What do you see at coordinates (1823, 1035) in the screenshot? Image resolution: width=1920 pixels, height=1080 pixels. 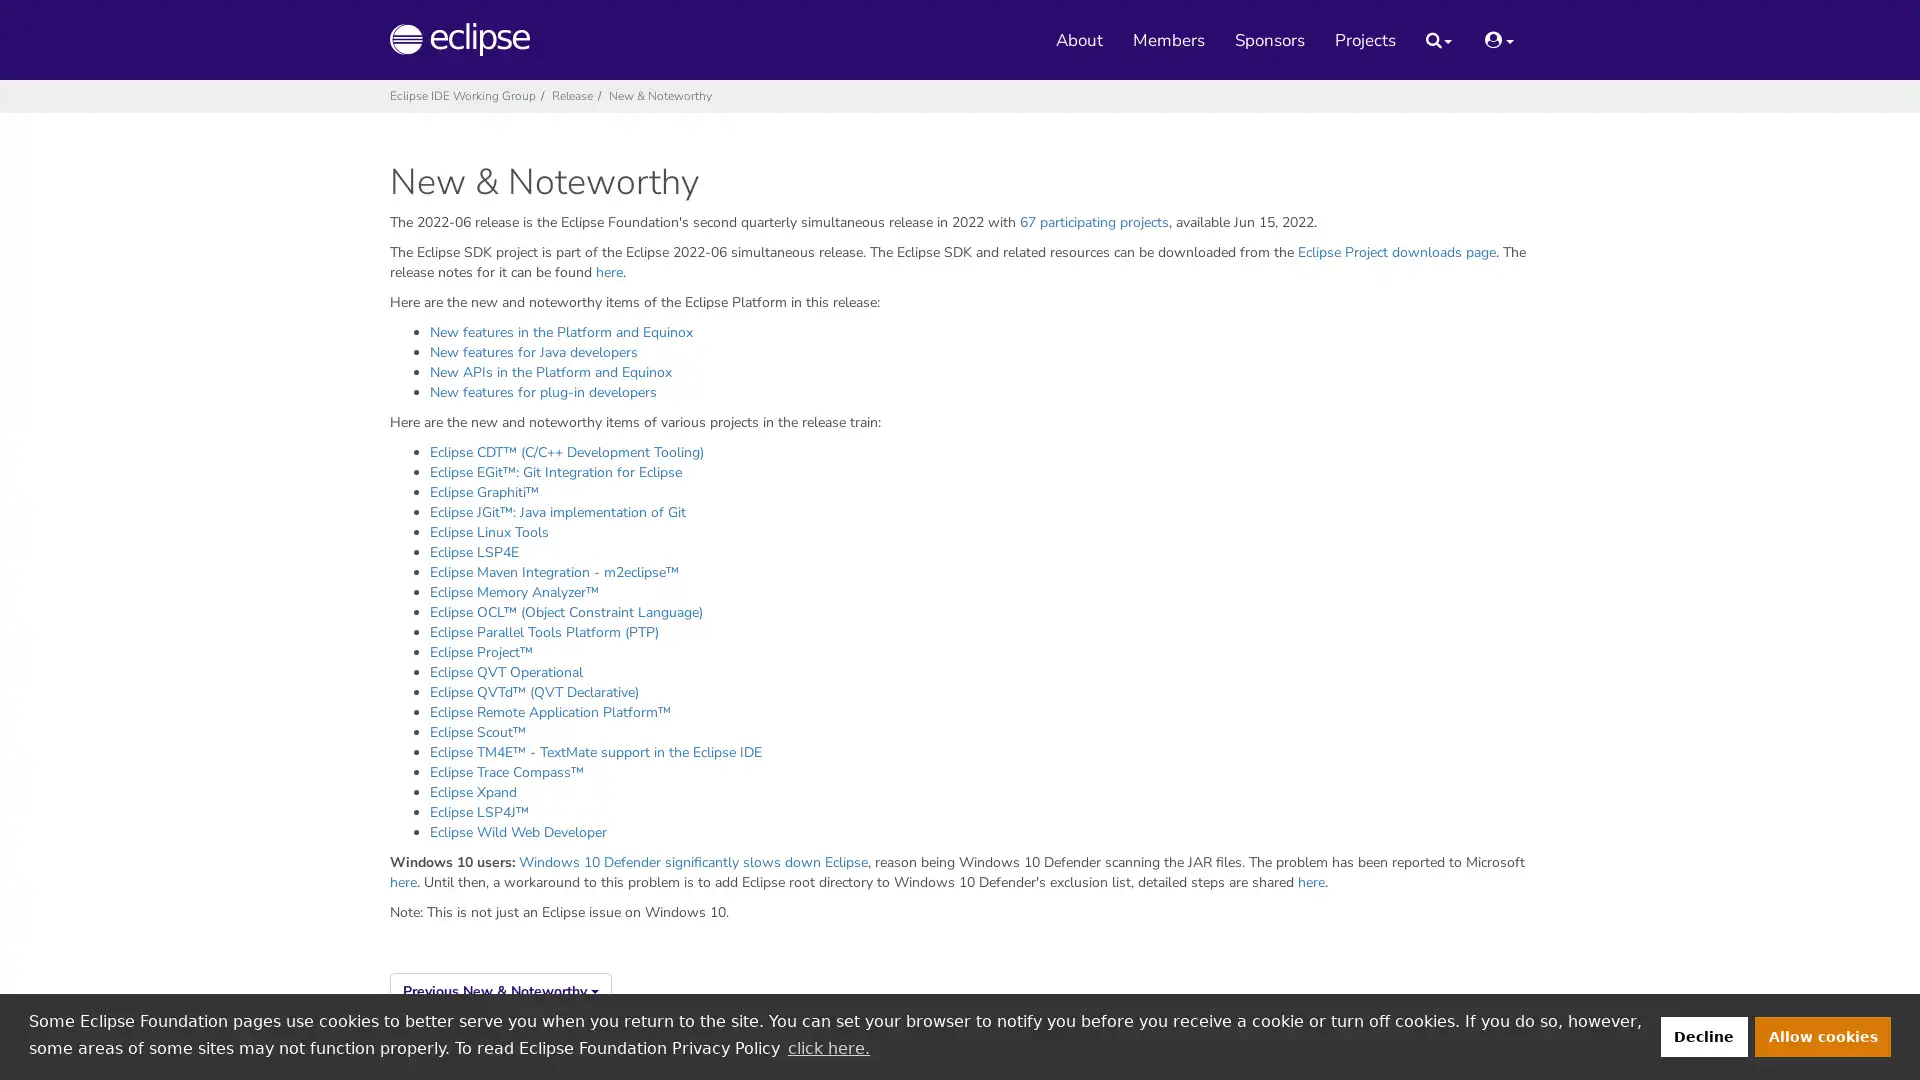 I see `allow cookies` at bounding box center [1823, 1035].